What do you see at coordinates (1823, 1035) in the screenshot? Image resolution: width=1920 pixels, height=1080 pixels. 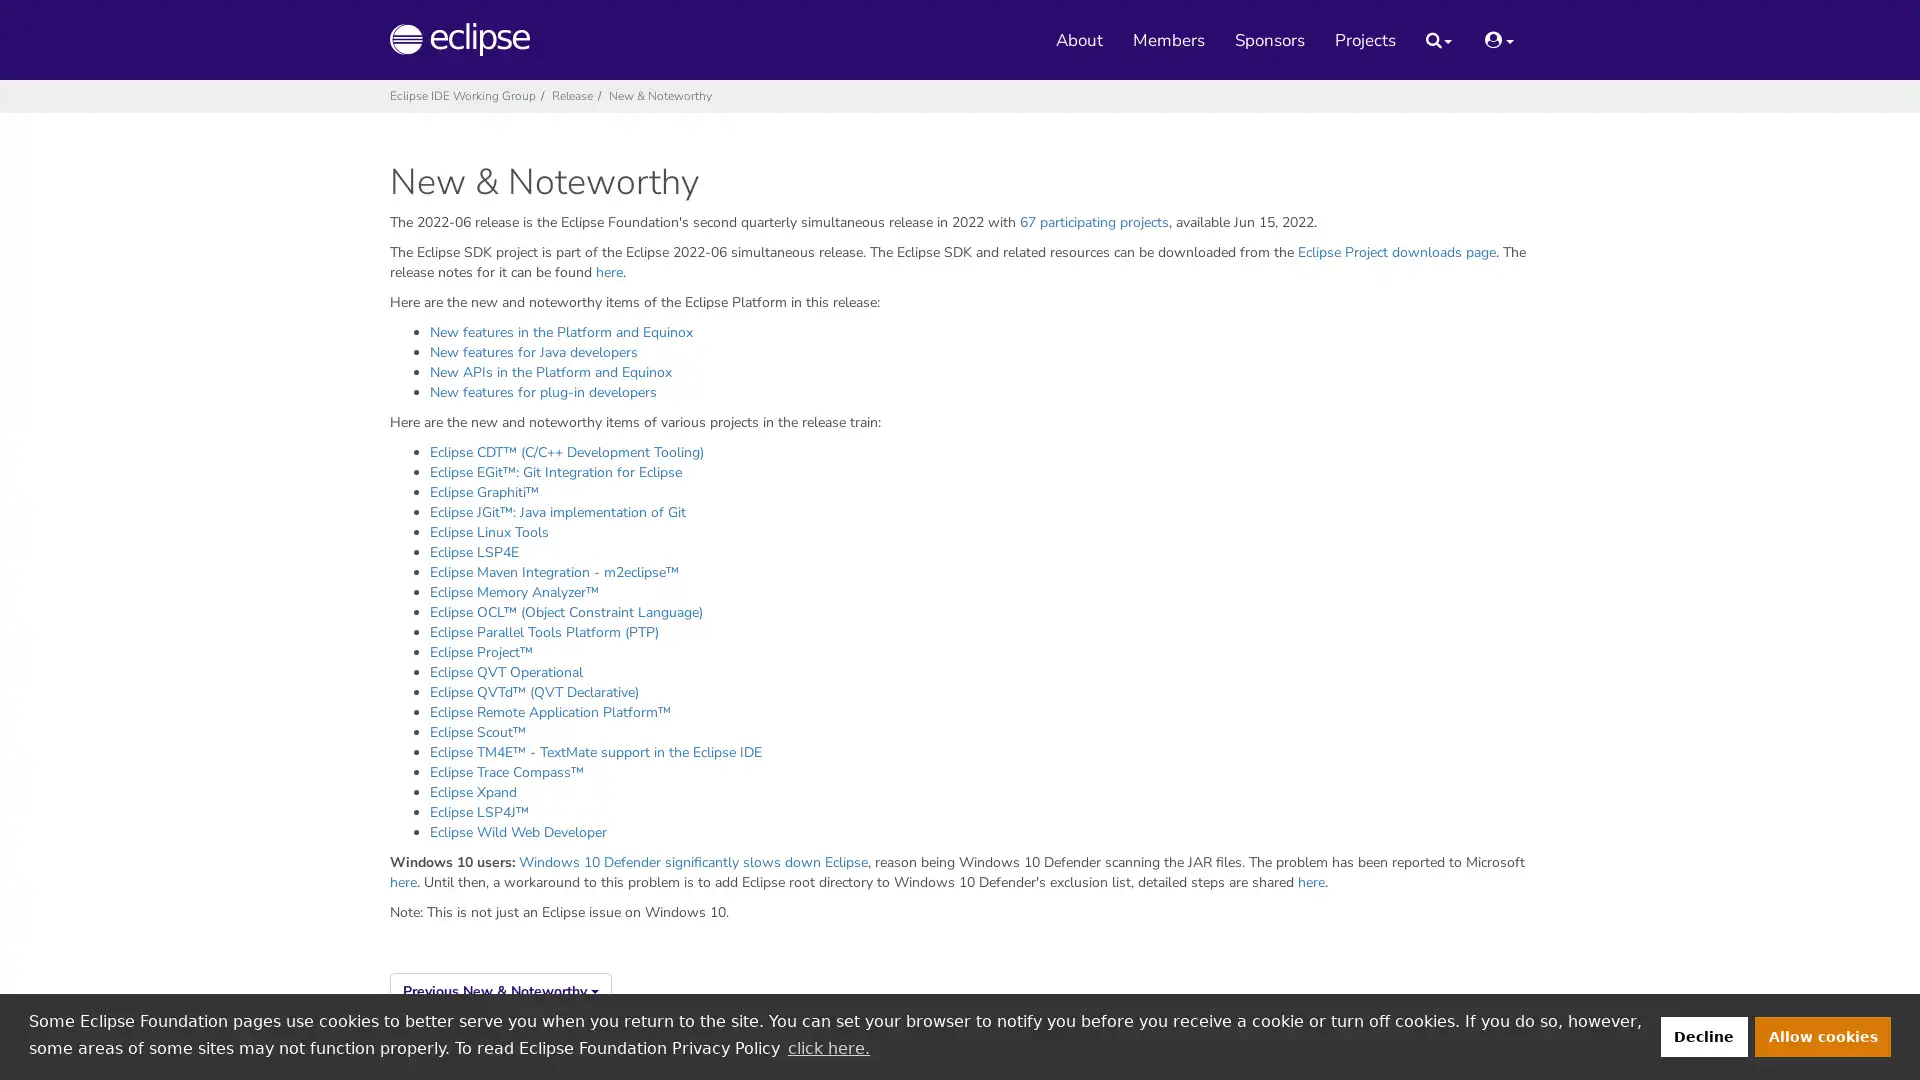 I see `allow cookies` at bounding box center [1823, 1035].